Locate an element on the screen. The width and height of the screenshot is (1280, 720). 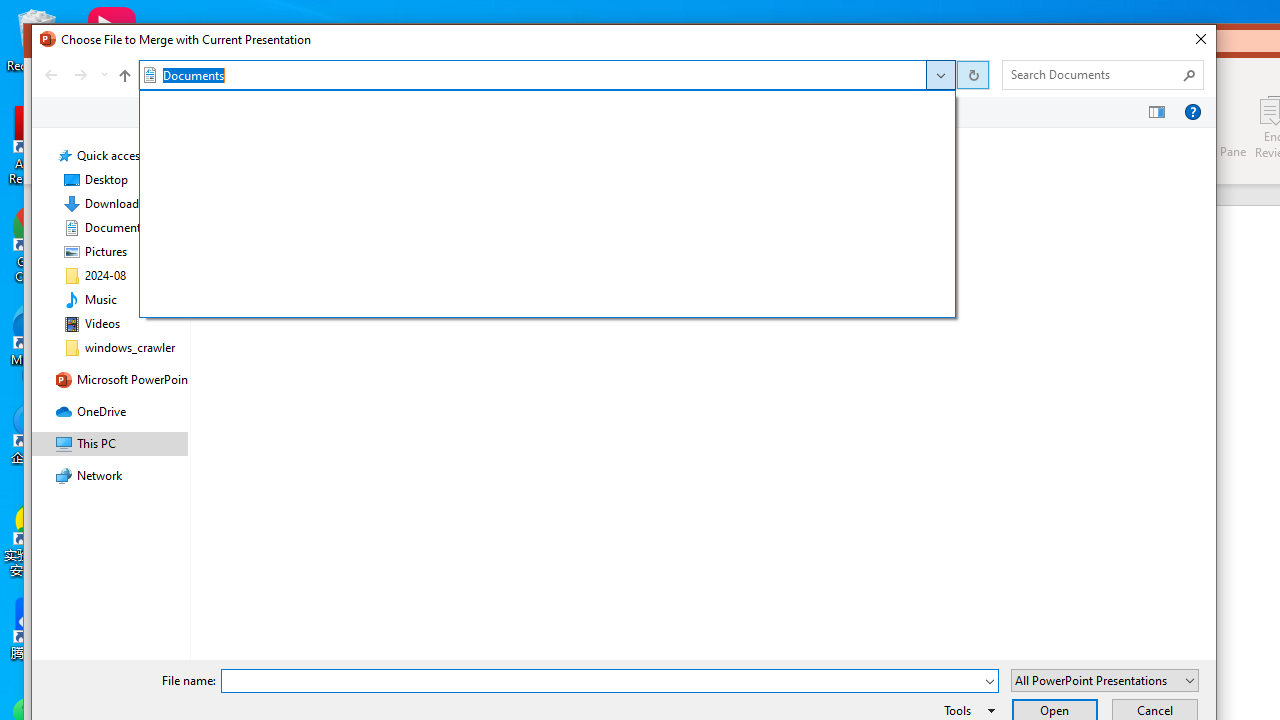
'Up to "This PC" (Alt + Up Arrow)' is located at coordinates (123, 74).